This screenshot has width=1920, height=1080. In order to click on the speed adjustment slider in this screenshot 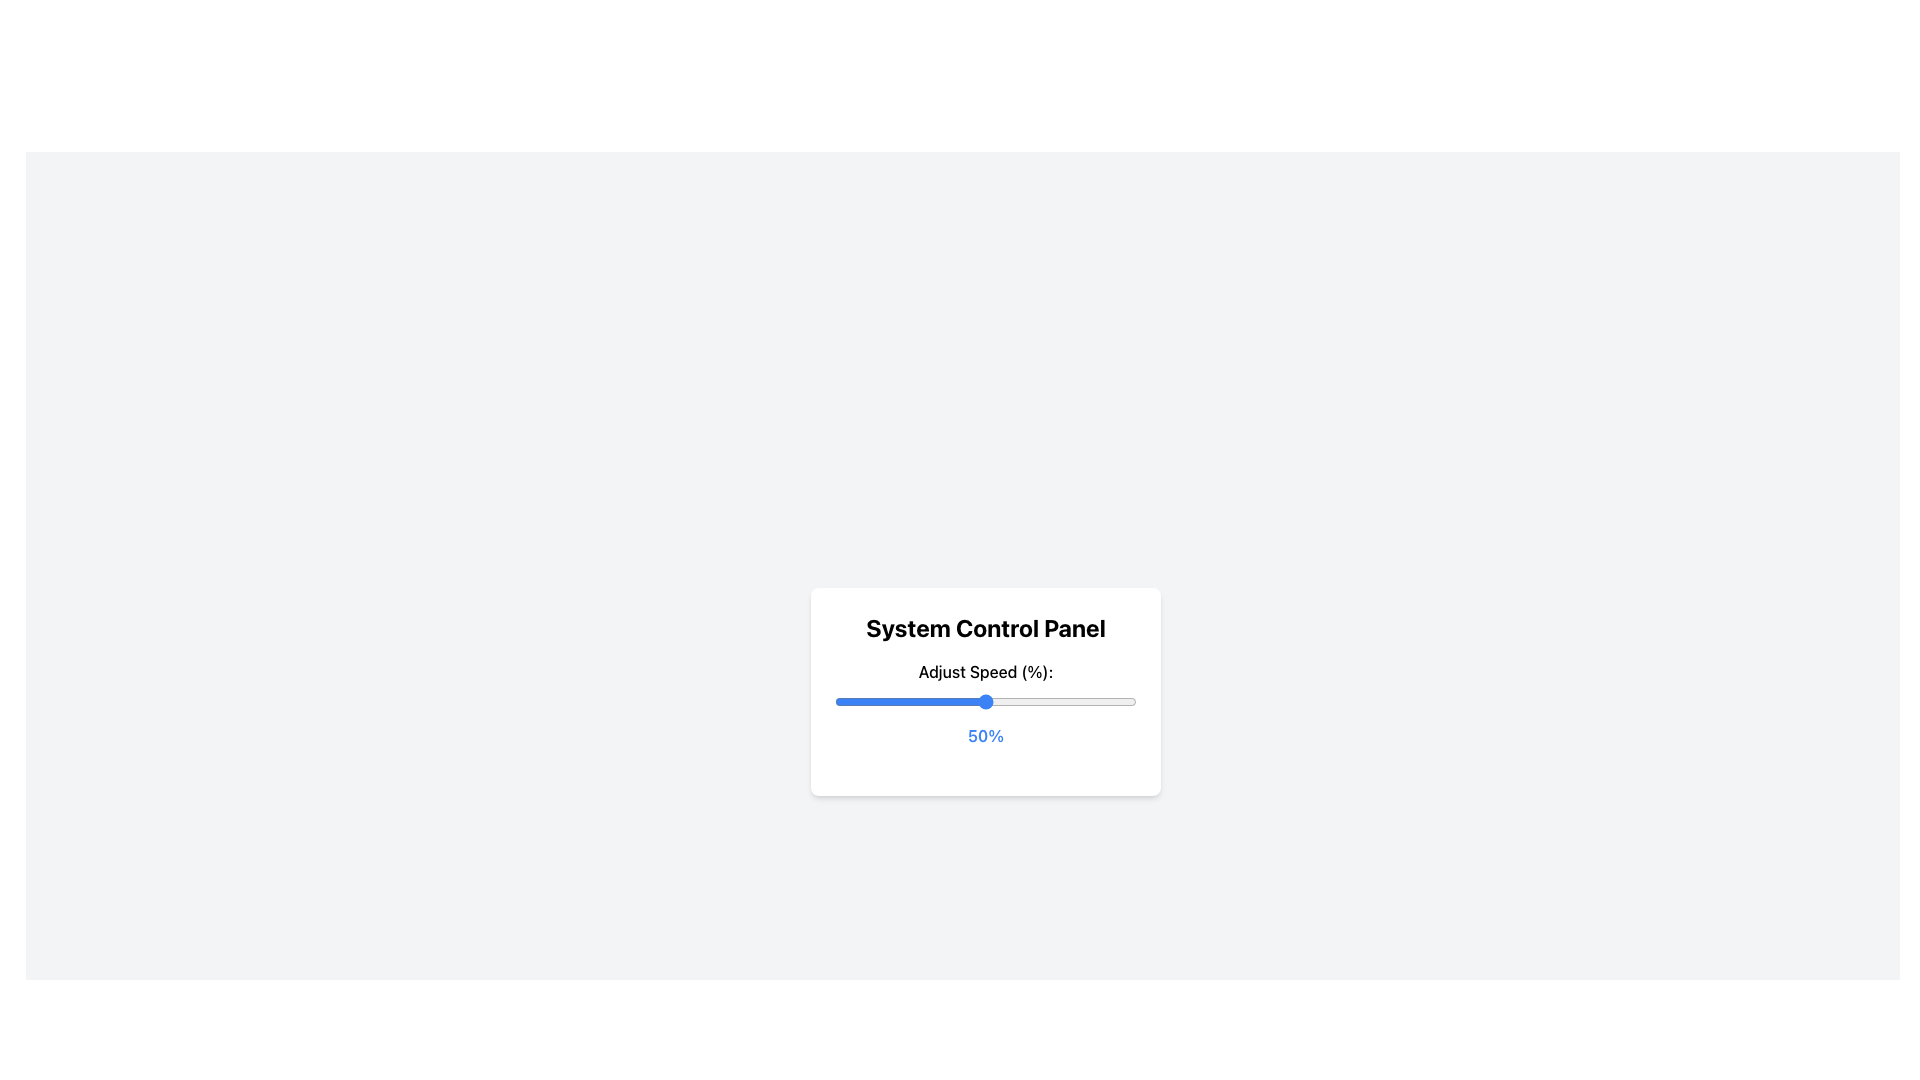, I will do `click(915, 701)`.